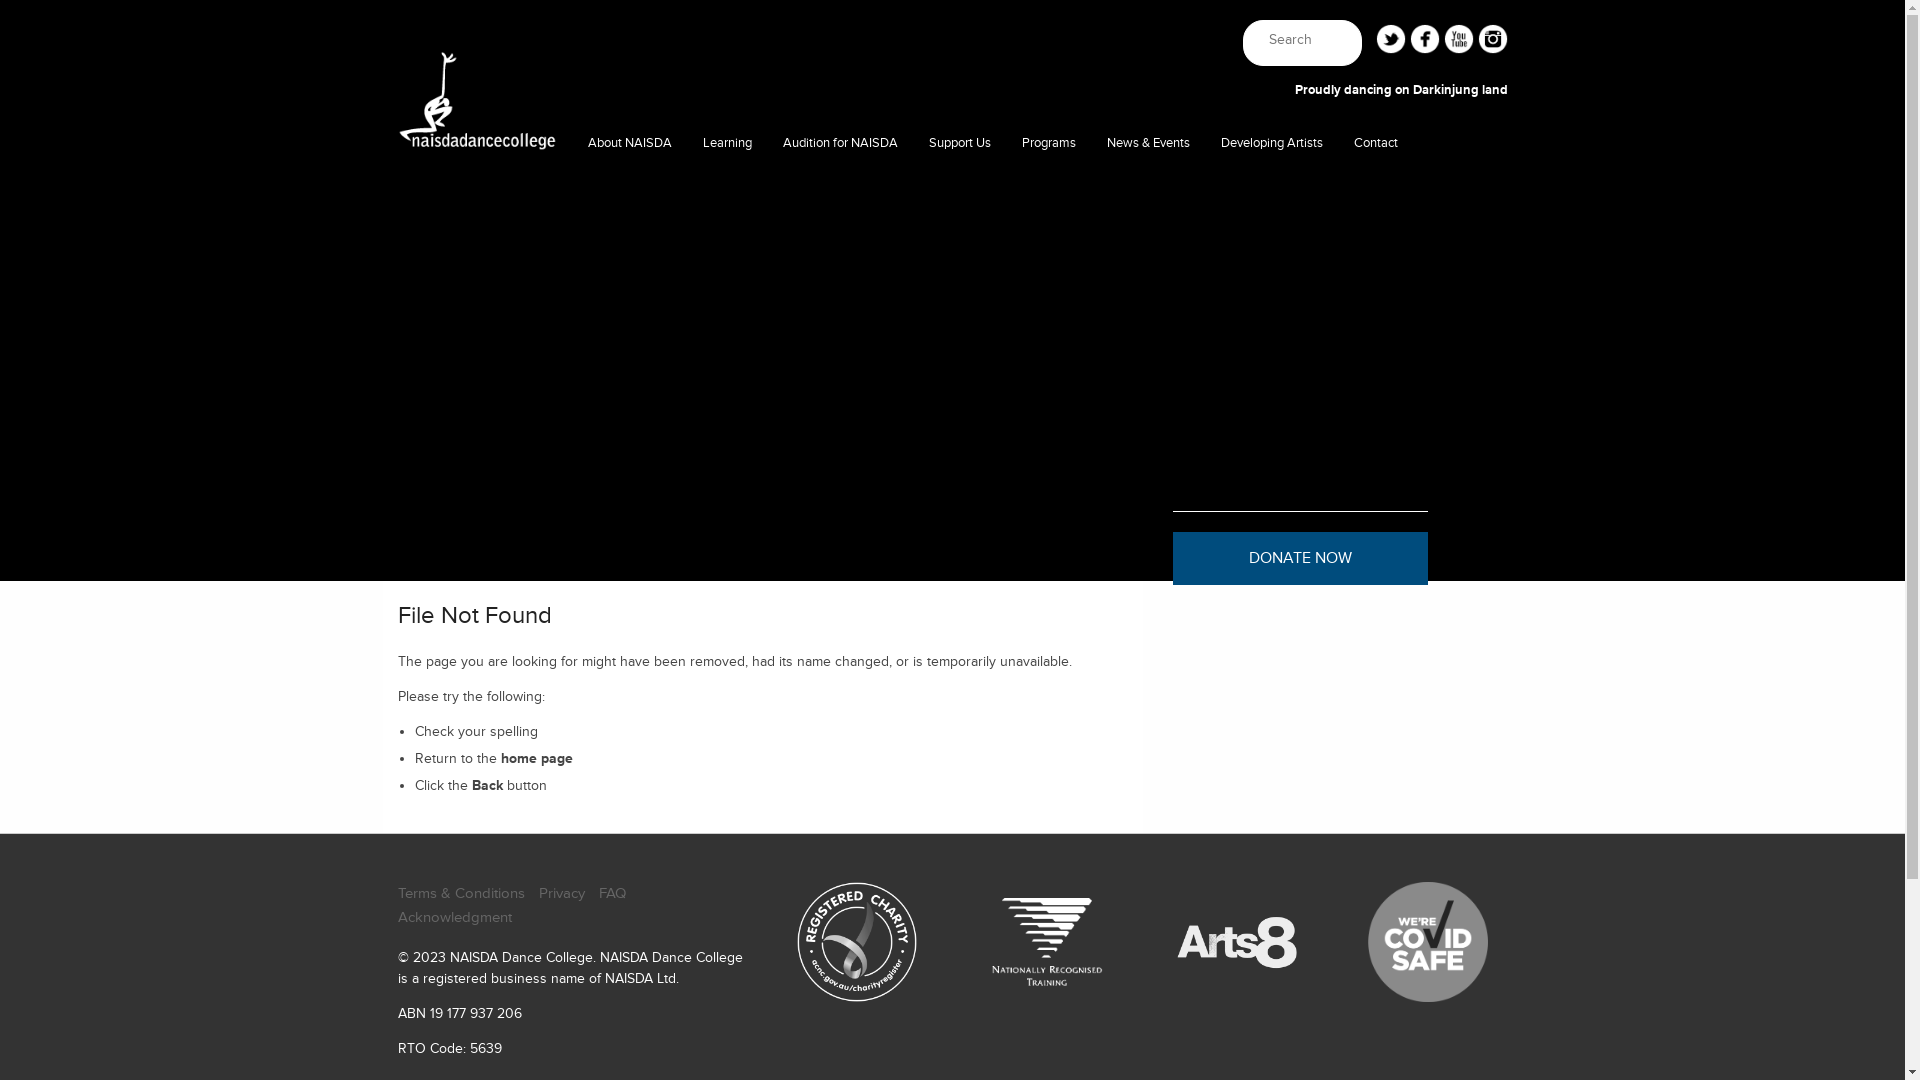 The image size is (1920, 1080). What do you see at coordinates (1048, 185) in the screenshot?
I see `'Productions'` at bounding box center [1048, 185].